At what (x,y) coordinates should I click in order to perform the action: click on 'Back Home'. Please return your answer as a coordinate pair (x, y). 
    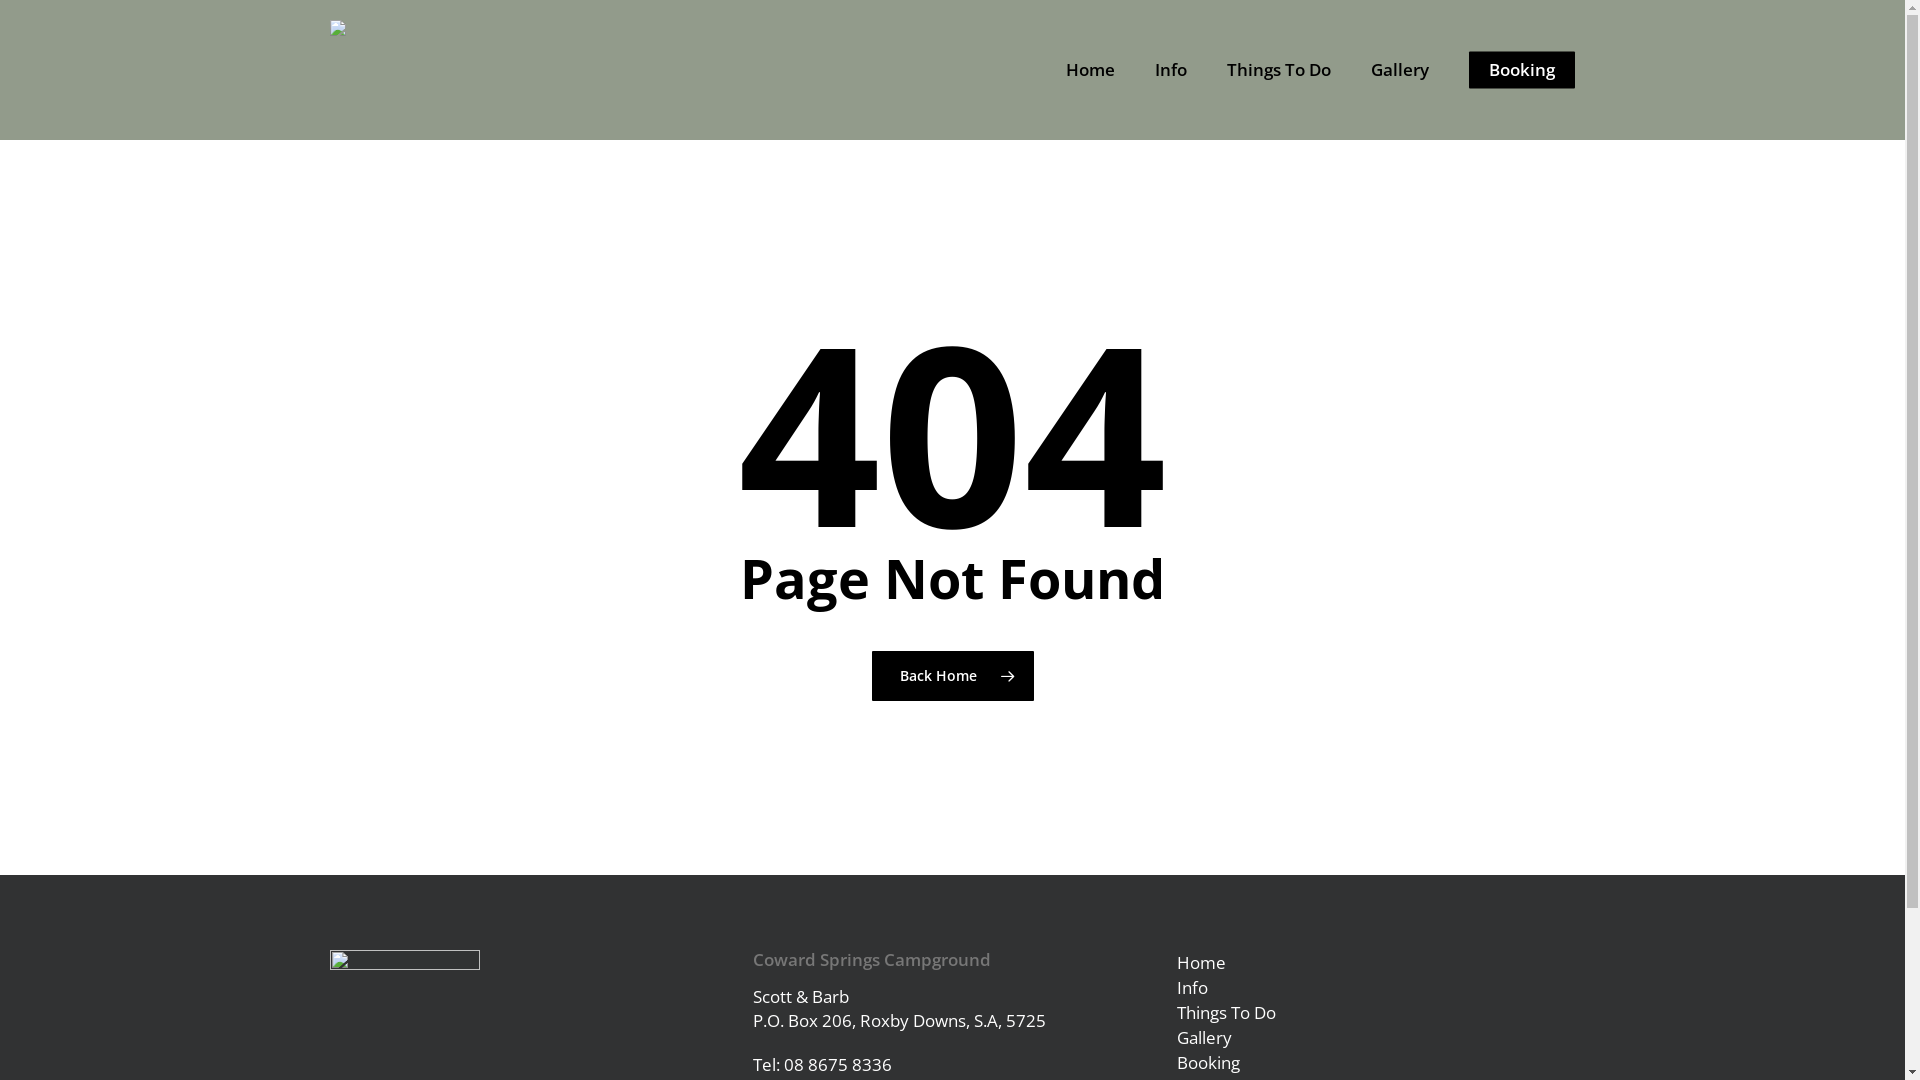
    Looking at the image, I should click on (952, 675).